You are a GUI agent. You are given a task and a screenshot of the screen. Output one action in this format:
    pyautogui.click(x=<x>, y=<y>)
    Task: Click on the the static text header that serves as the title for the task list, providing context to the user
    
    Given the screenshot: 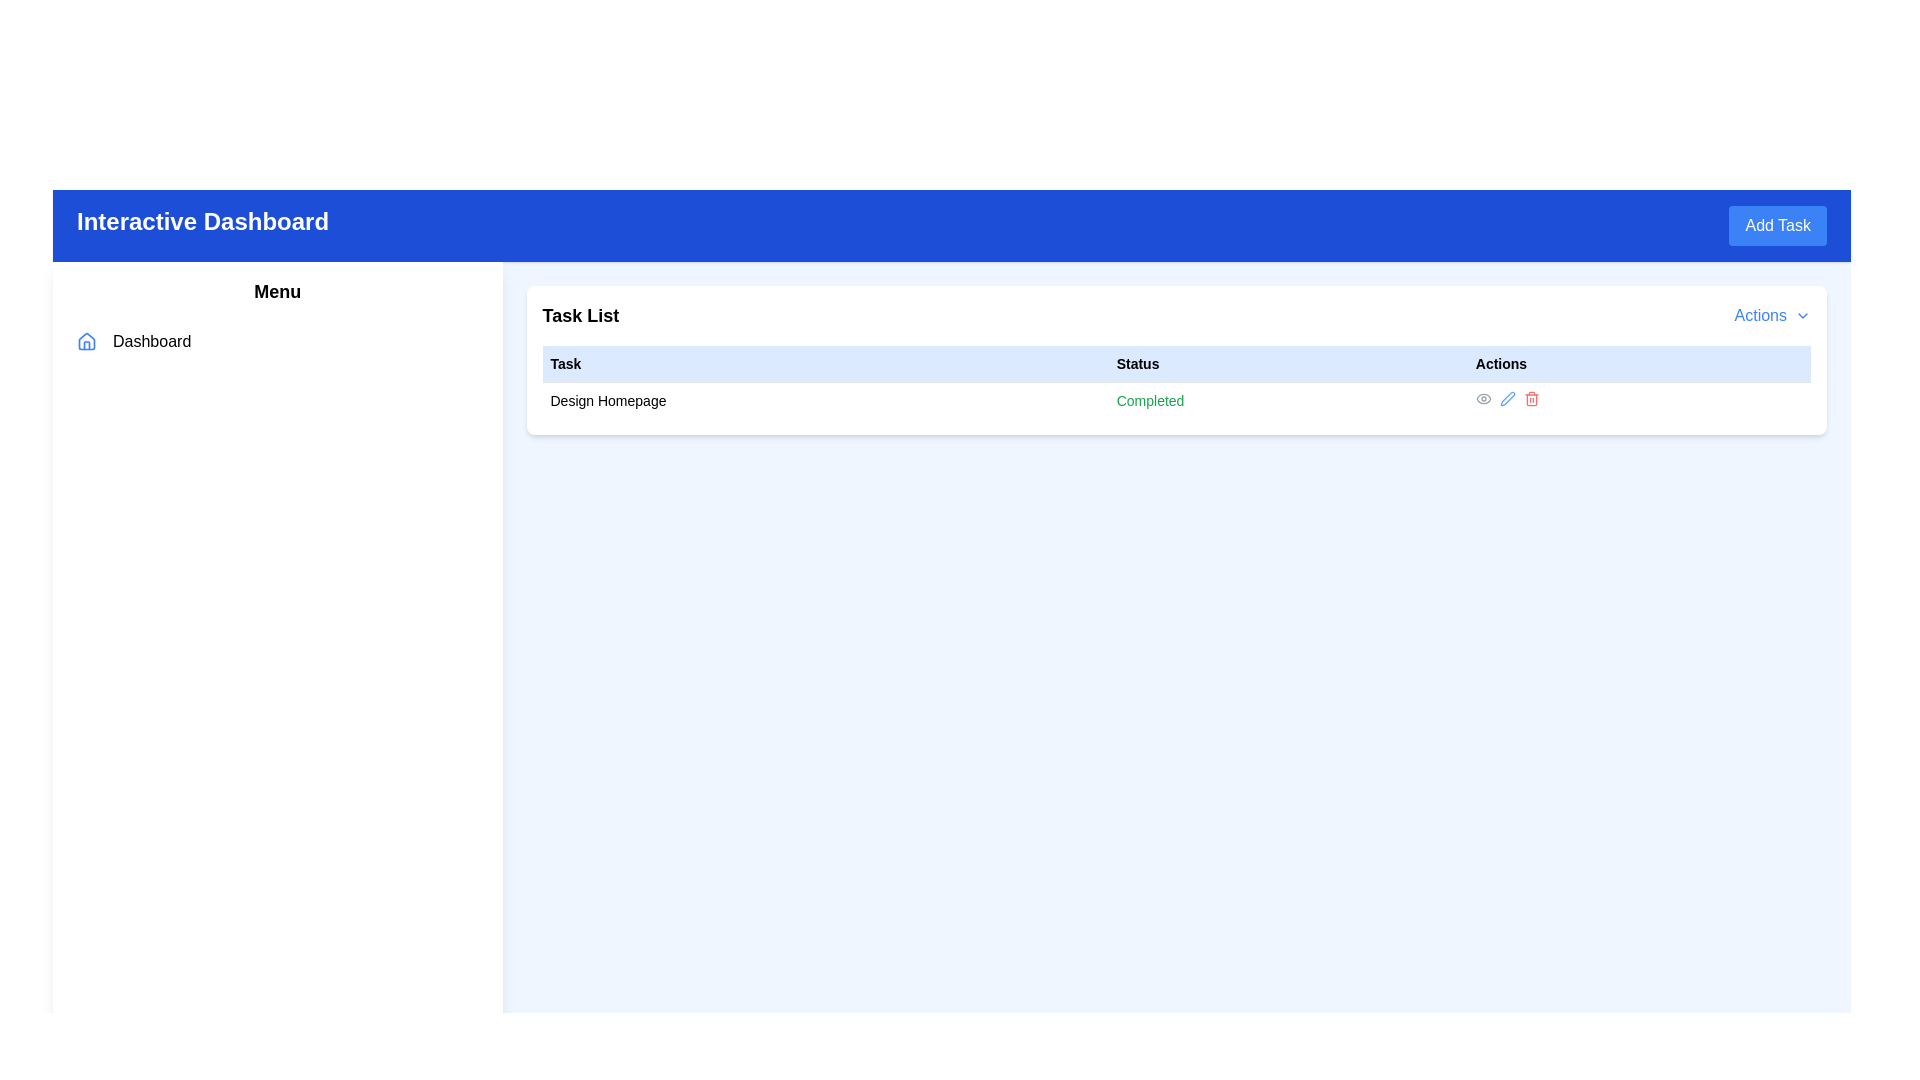 What is the action you would take?
    pyautogui.click(x=579, y=315)
    